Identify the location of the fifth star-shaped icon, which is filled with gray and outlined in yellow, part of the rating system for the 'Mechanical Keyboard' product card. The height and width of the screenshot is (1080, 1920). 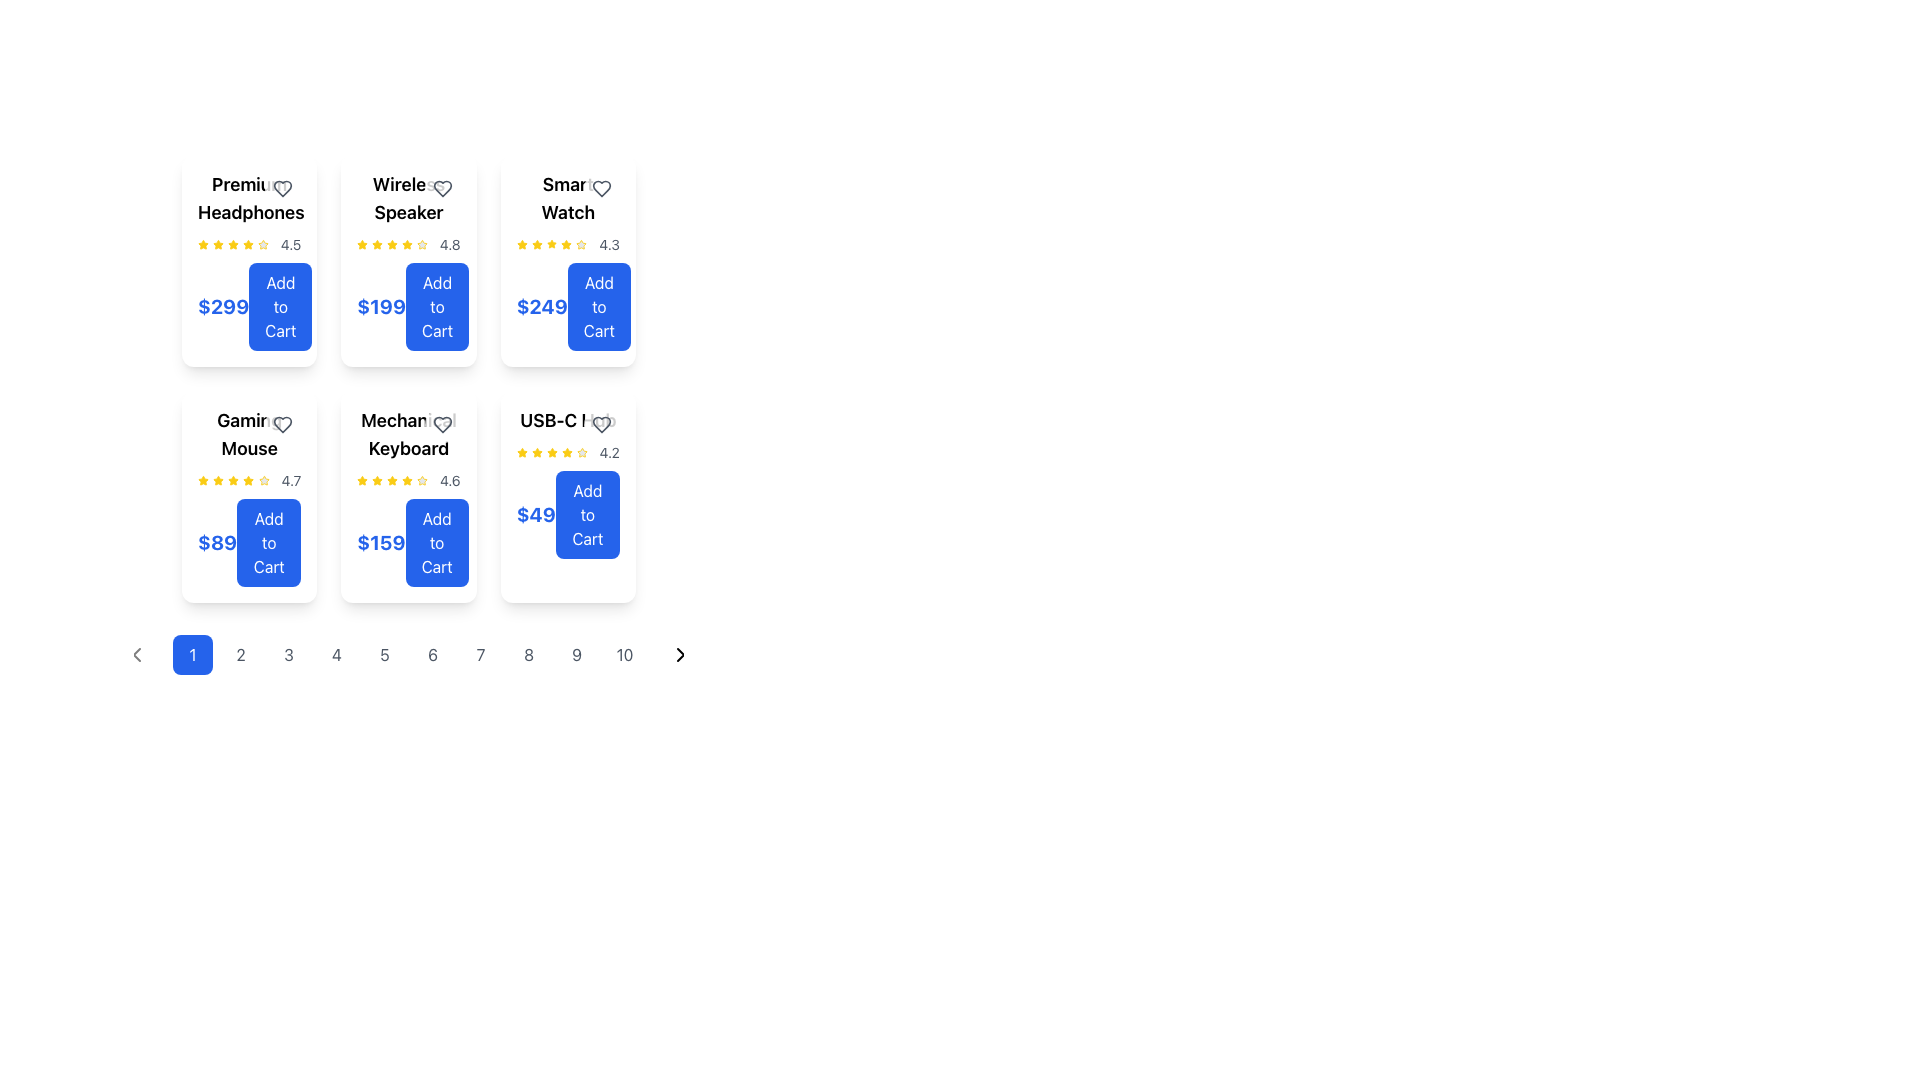
(421, 480).